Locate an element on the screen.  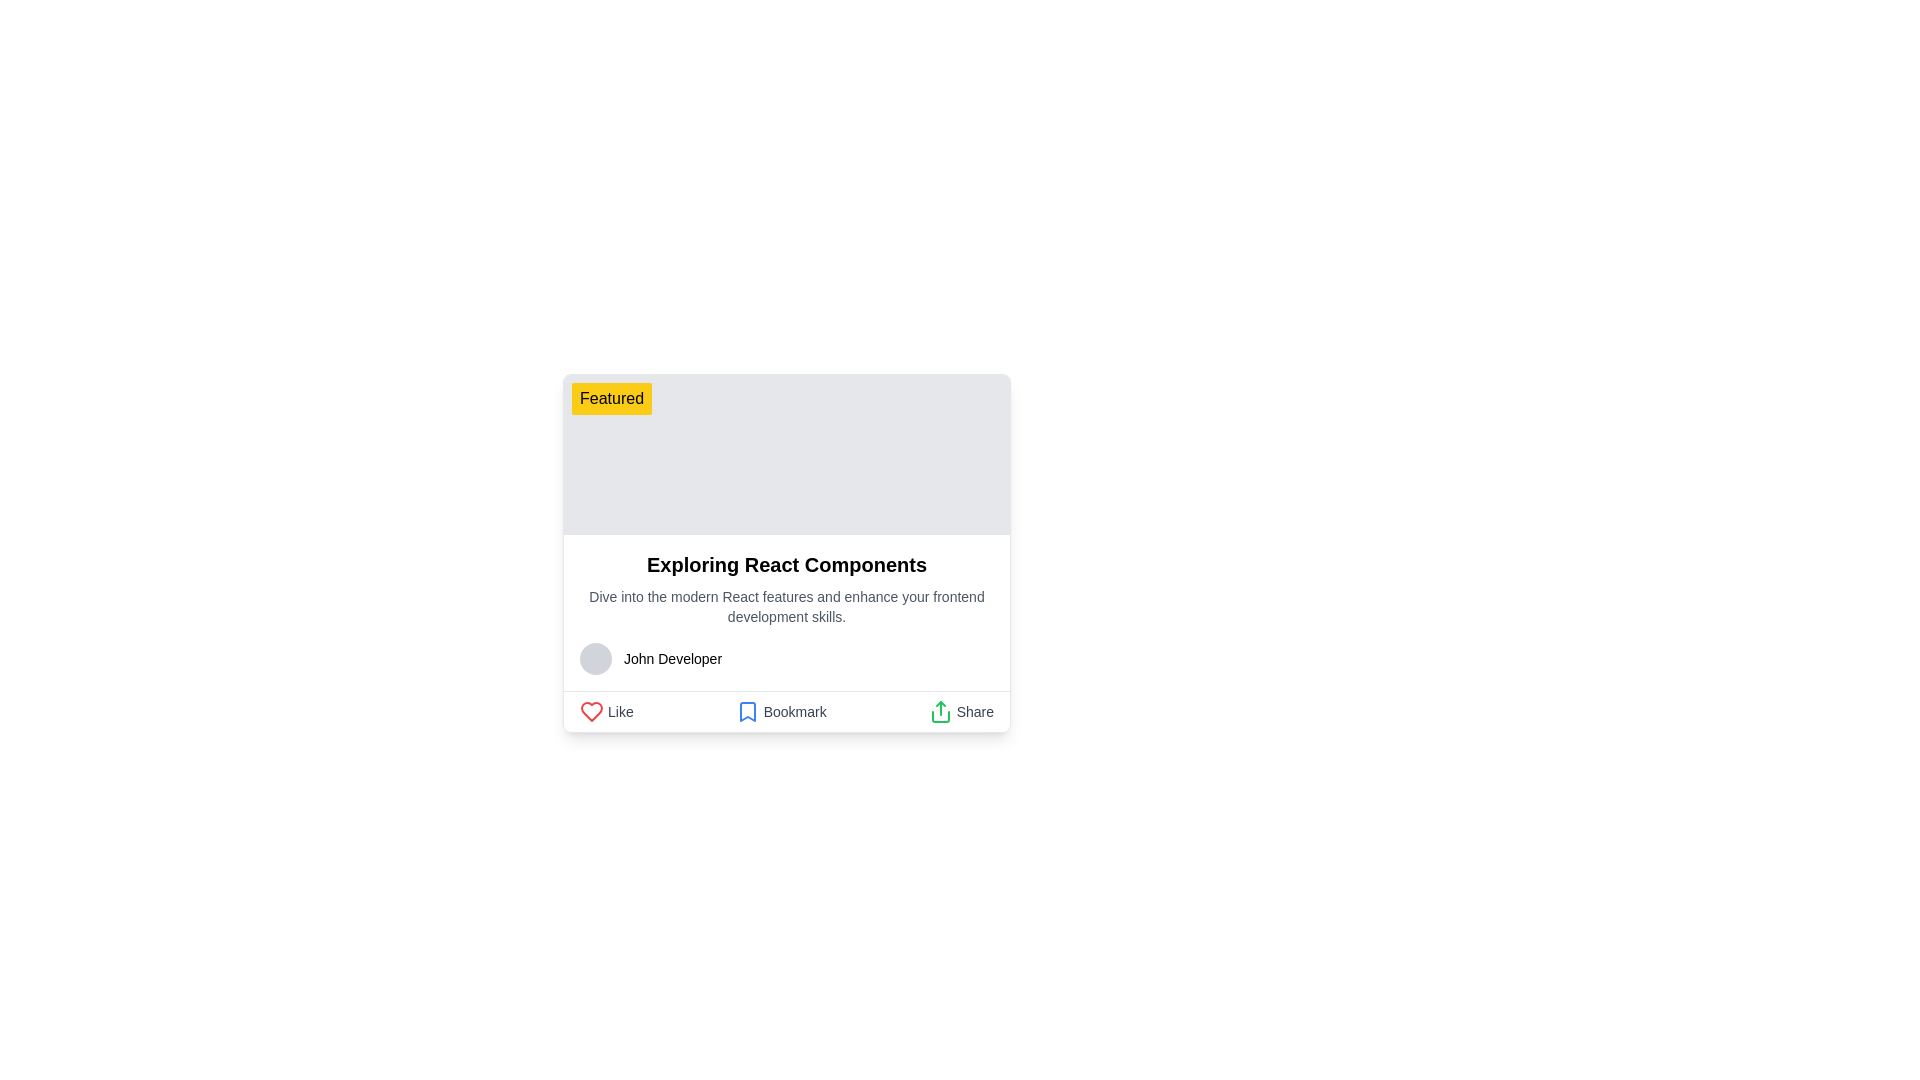
the 'Share' button located in the bottom-right corner of the card-like interface to initiate a sharing action is located at coordinates (939, 711).